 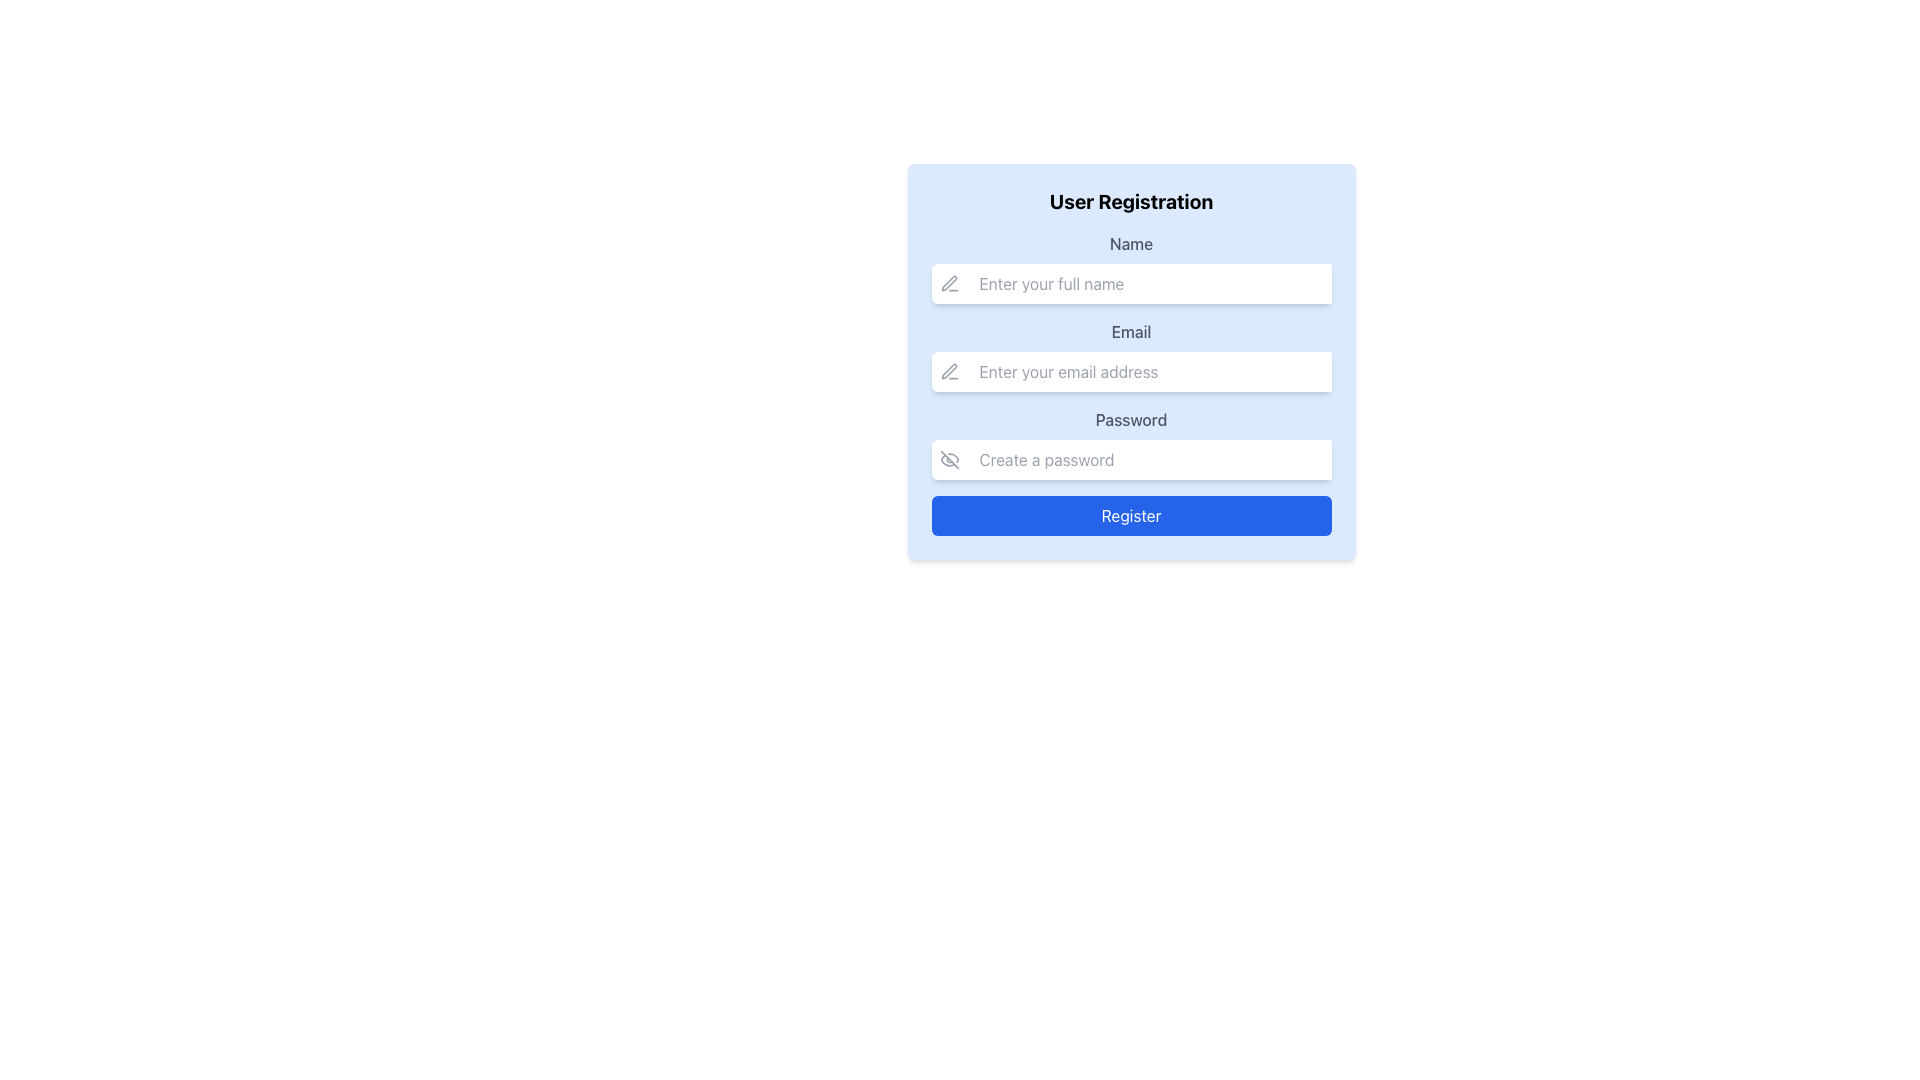 What do you see at coordinates (948, 459) in the screenshot?
I see `the eye icon button located to the left of the password input field in the 'User Registration' form` at bounding box center [948, 459].